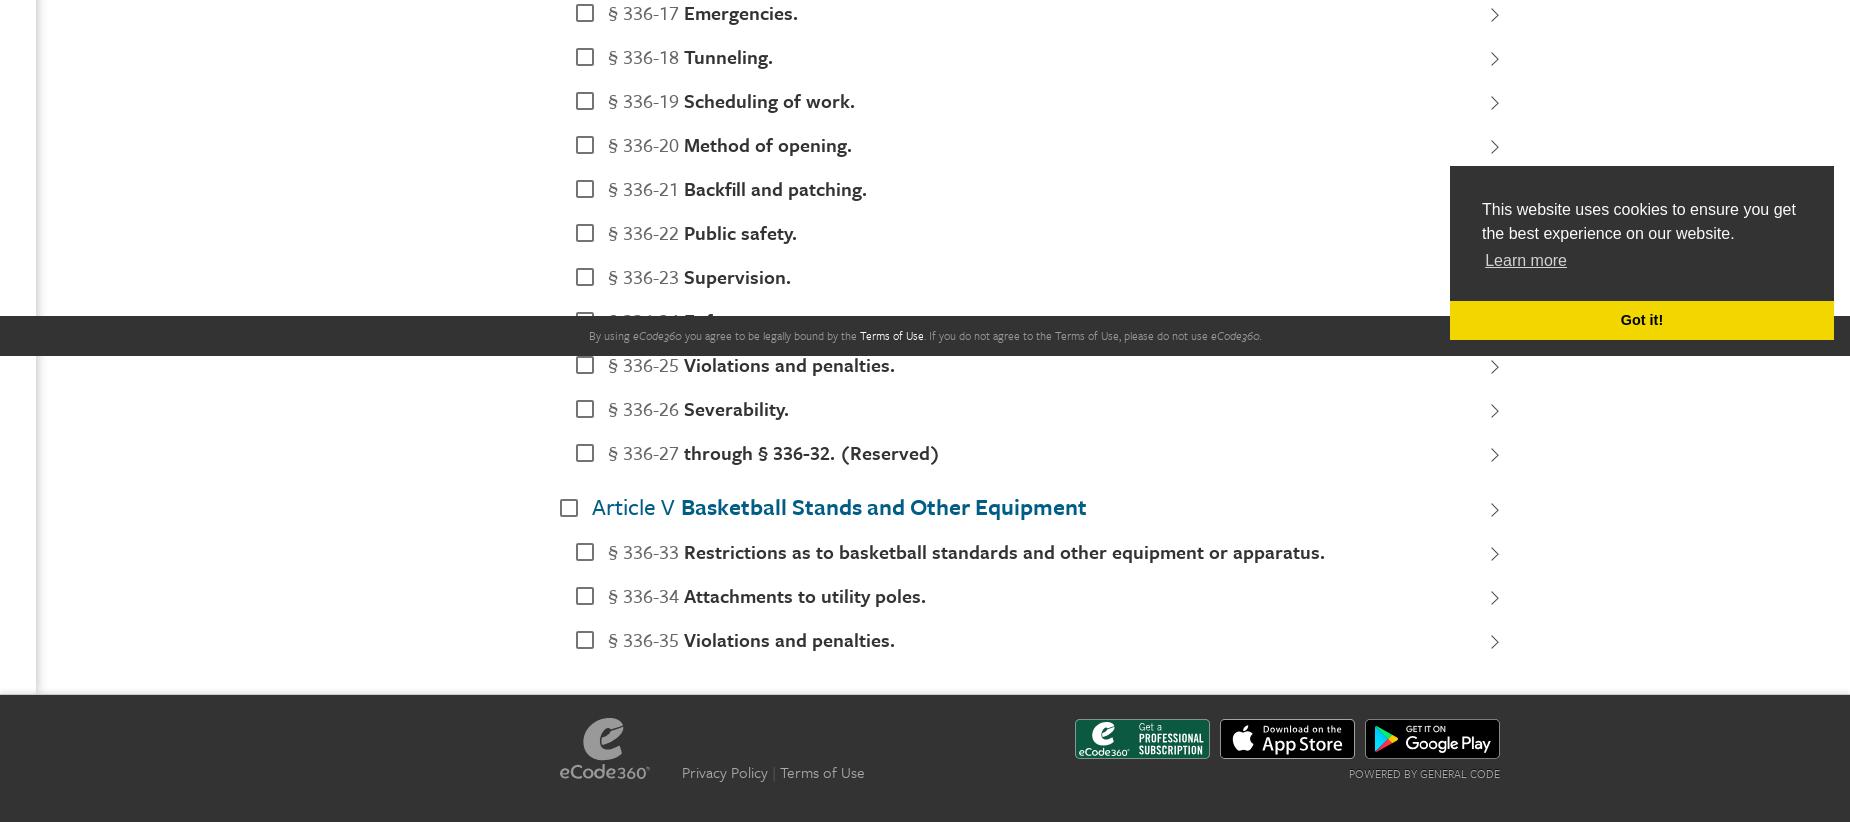 This screenshot has width=1850, height=822. What do you see at coordinates (713, 334) in the screenshot?
I see `'you agree to'` at bounding box center [713, 334].